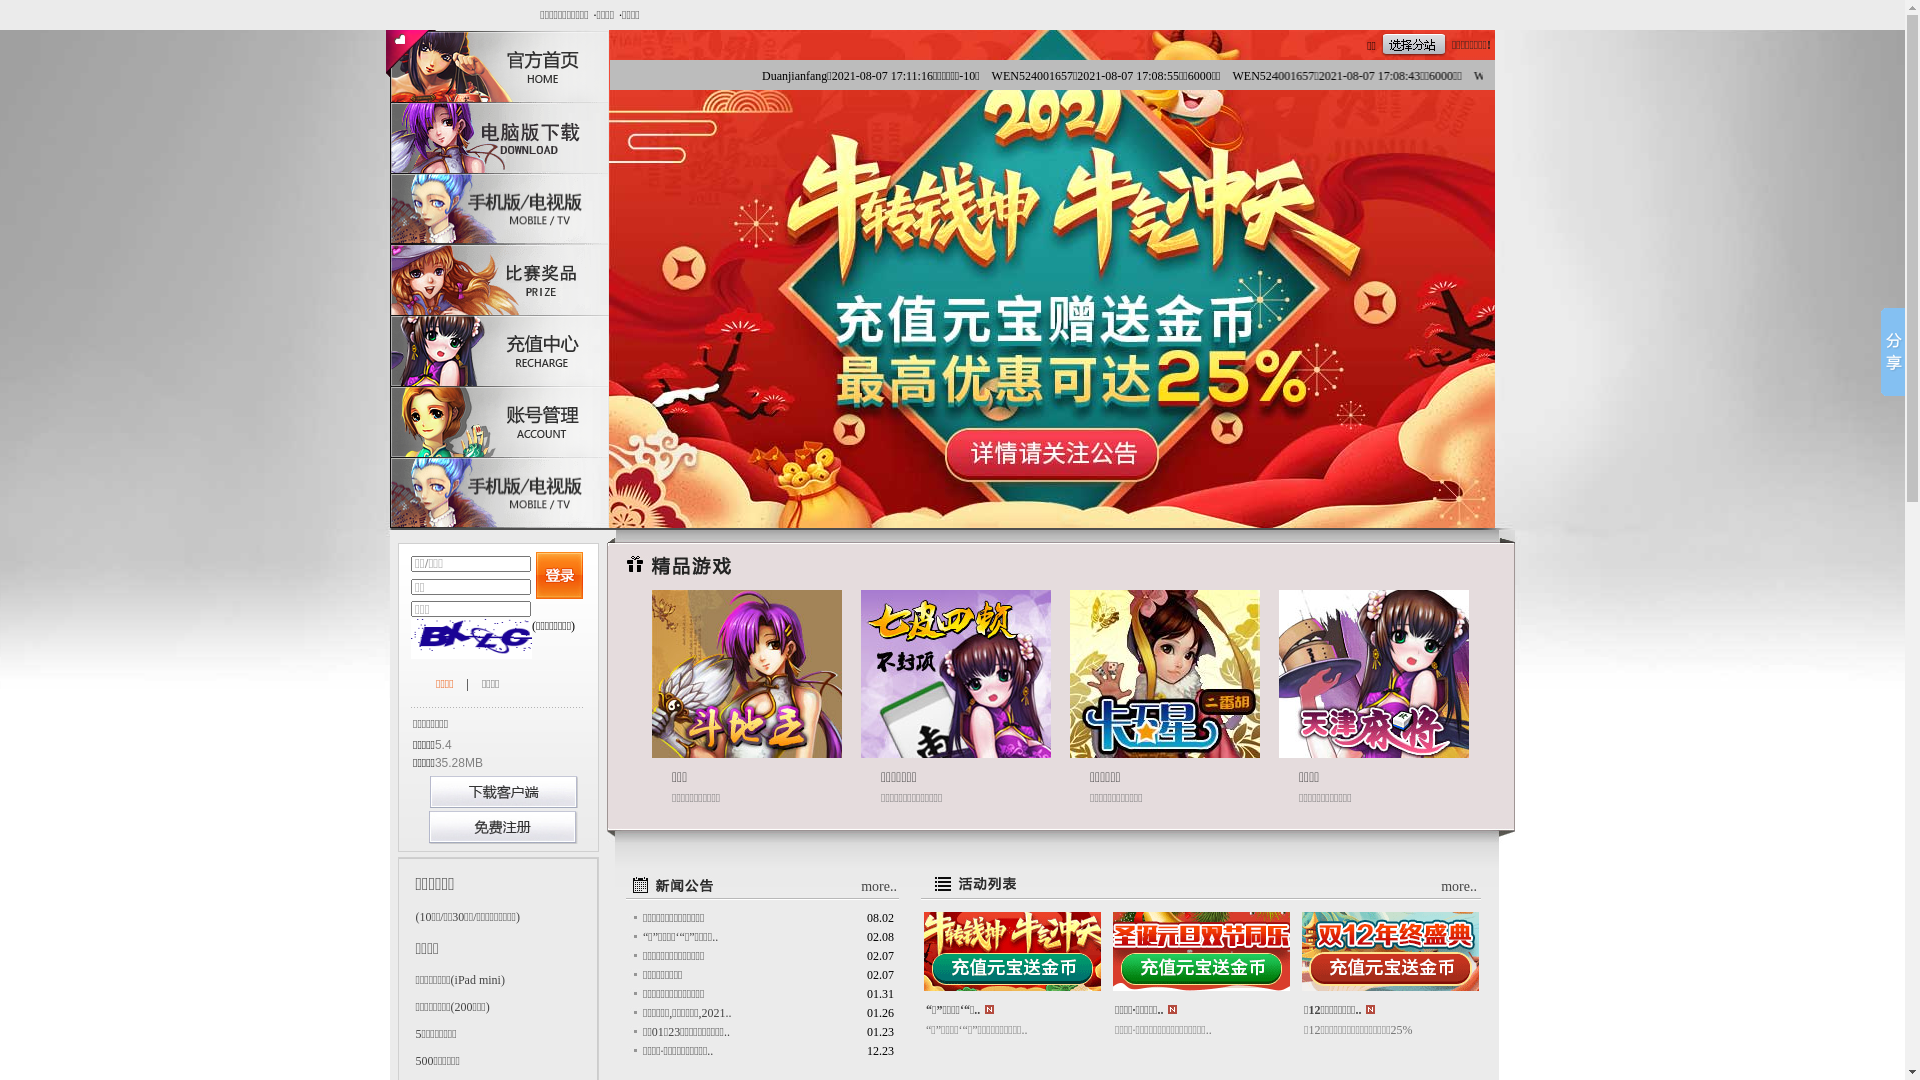  What do you see at coordinates (1459, 885) in the screenshot?
I see `'more..'` at bounding box center [1459, 885].